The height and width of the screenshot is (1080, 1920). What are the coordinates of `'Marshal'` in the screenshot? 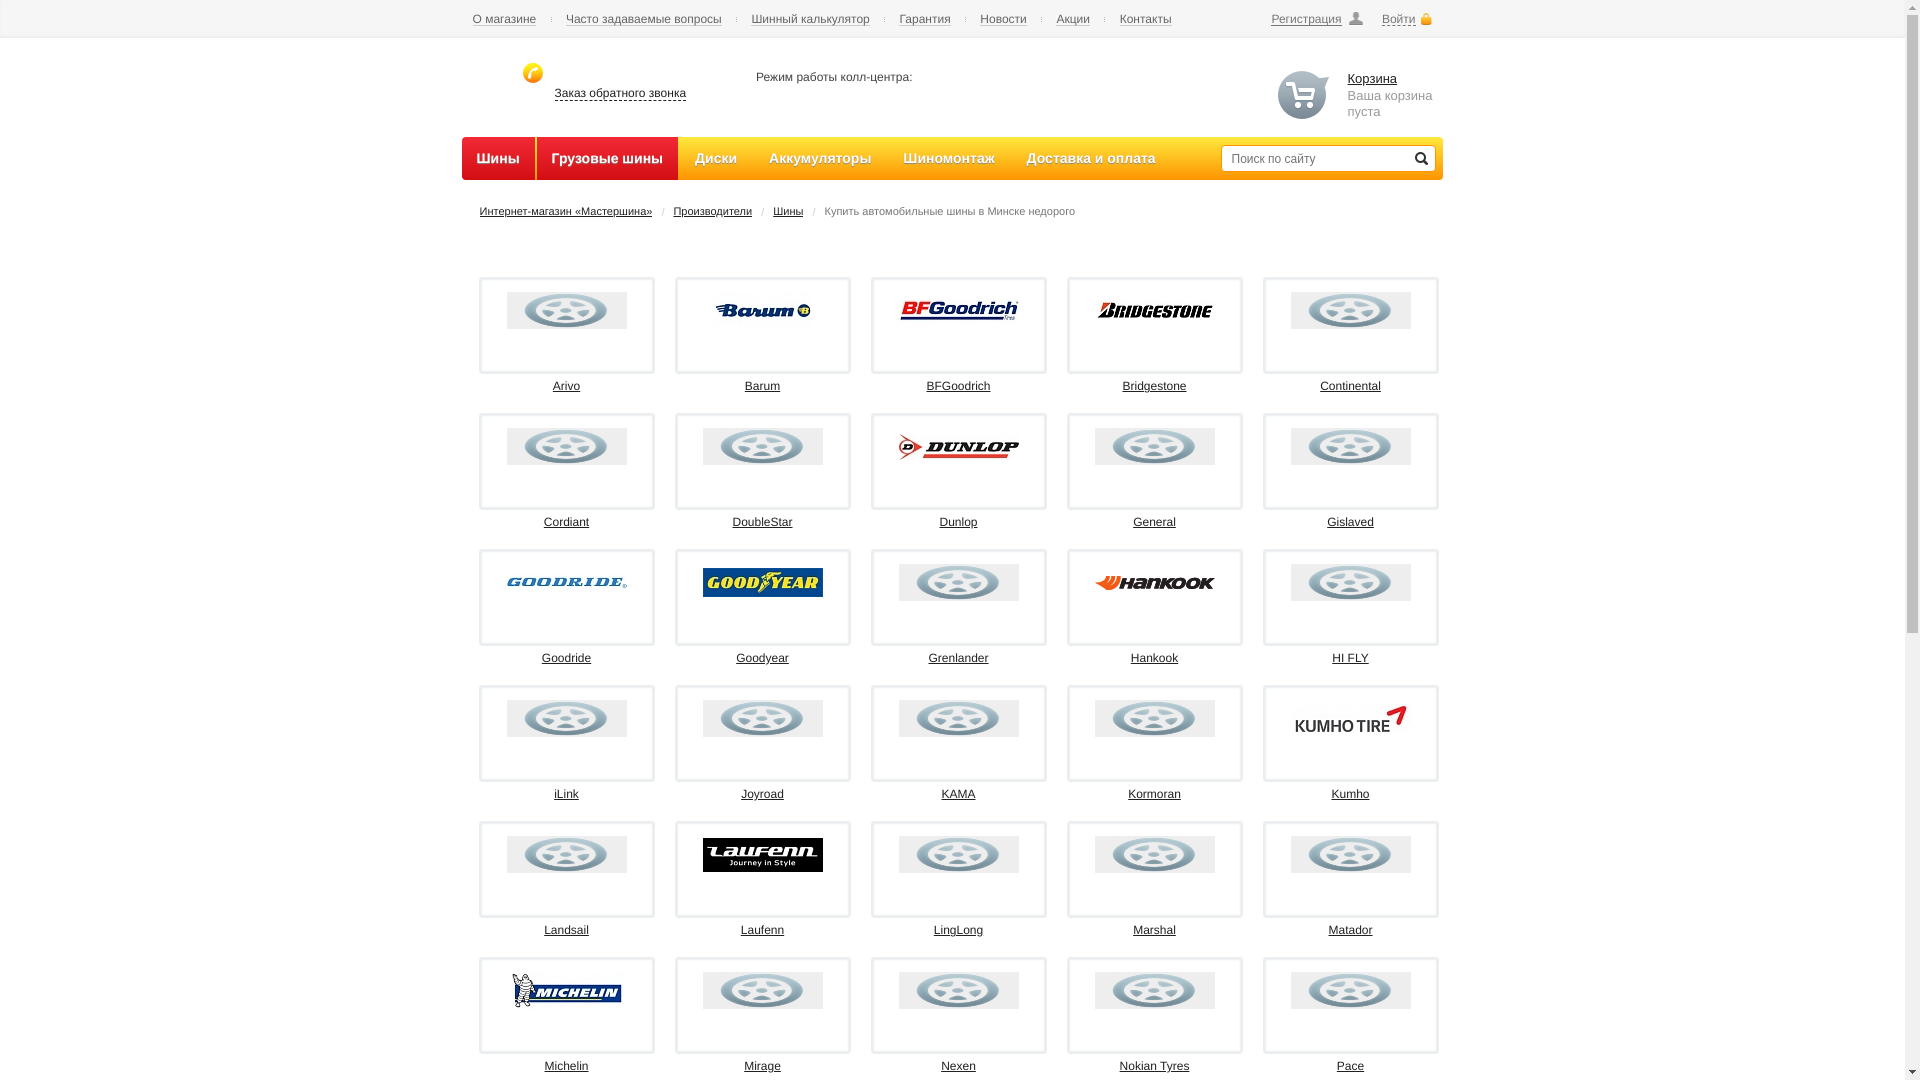 It's located at (1154, 929).